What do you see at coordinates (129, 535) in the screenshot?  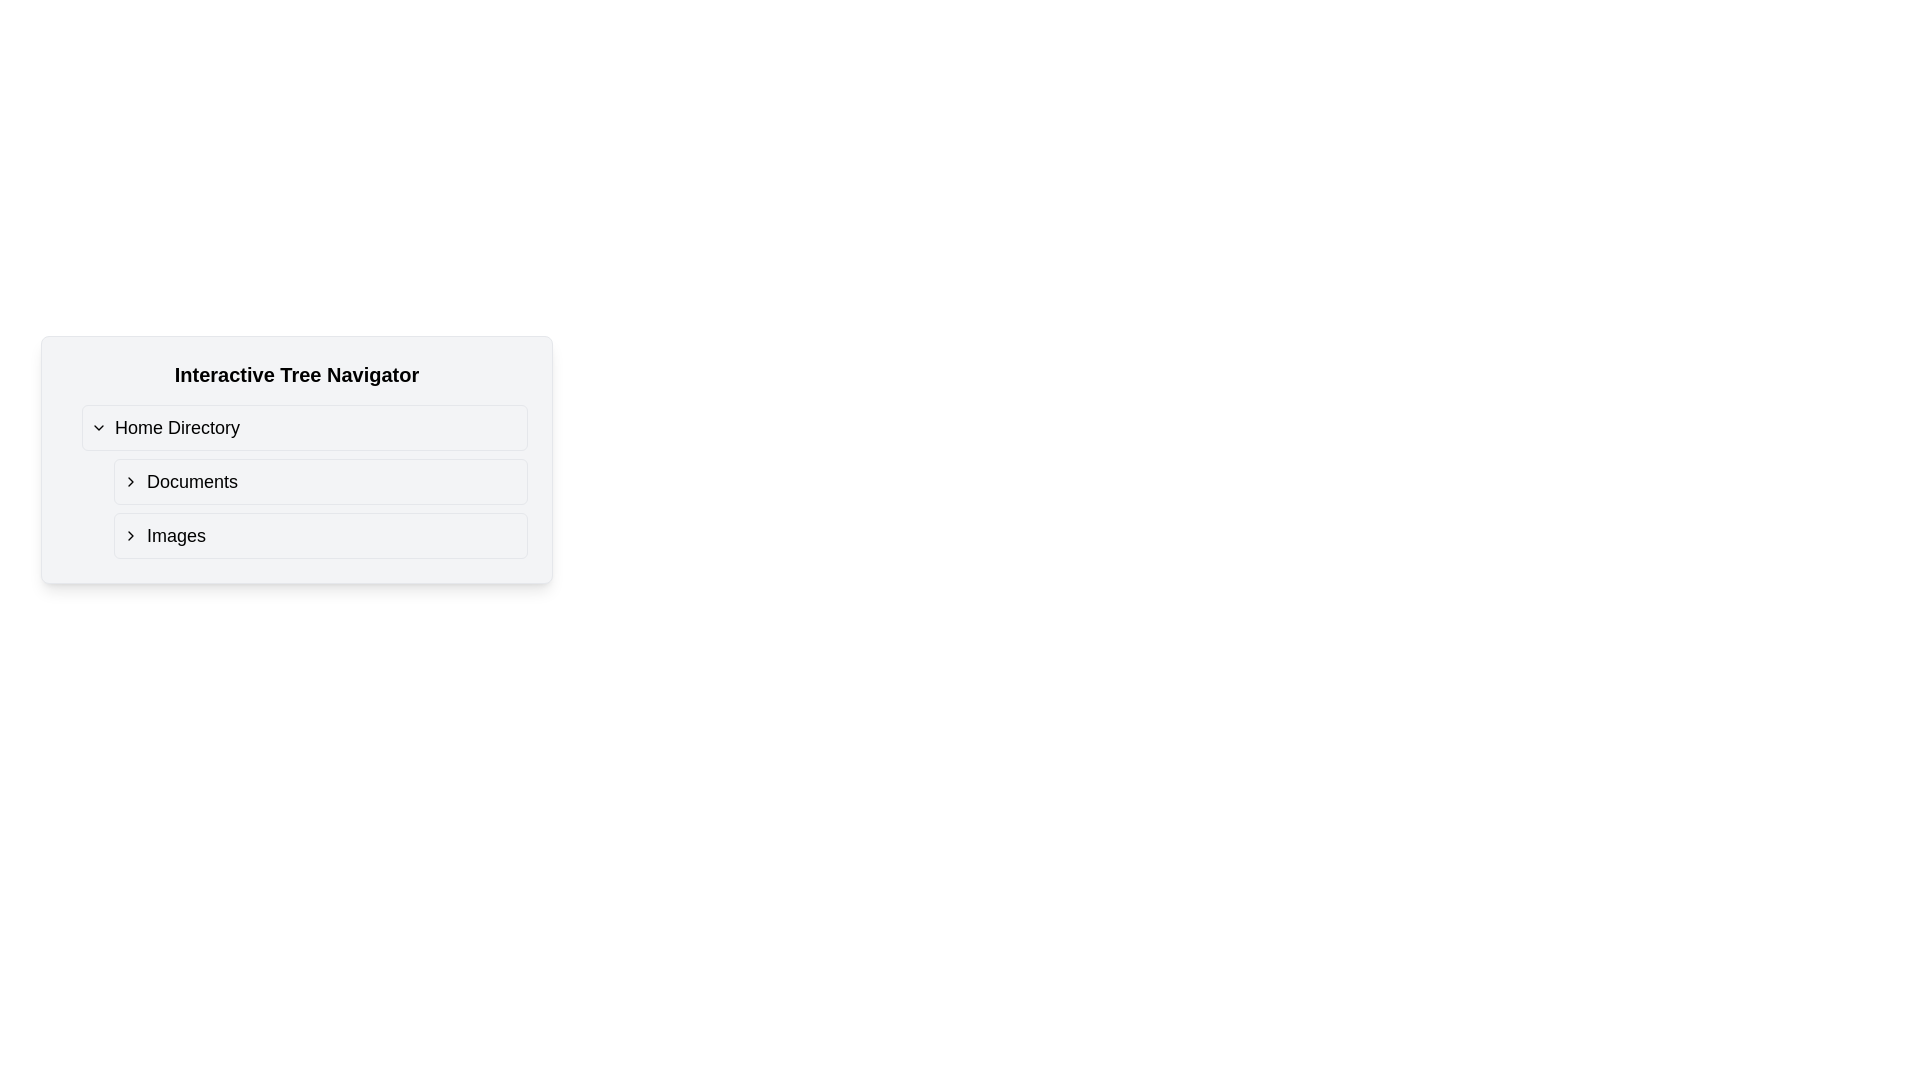 I see `the small rightward-pointing chevron icon located at the far left of the 'Images' item in the tree structure` at bounding box center [129, 535].